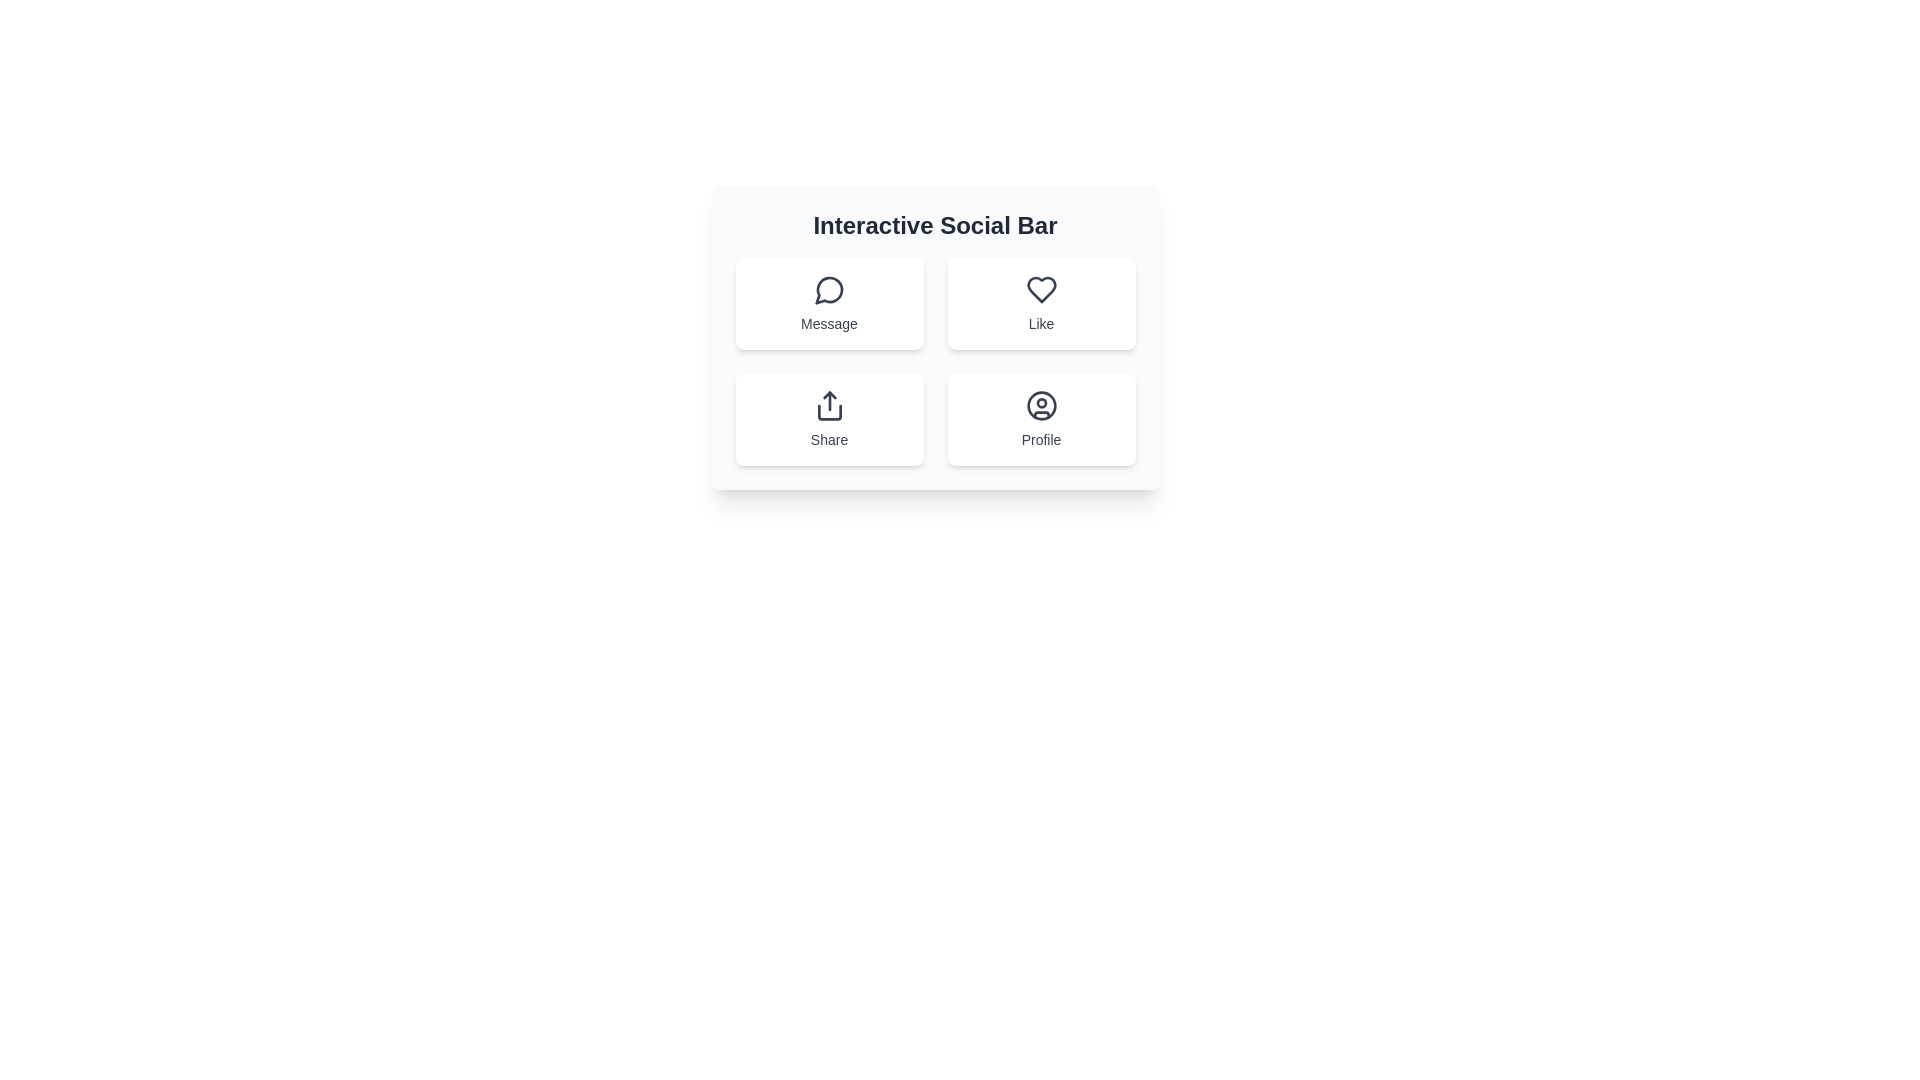  Describe the element at coordinates (829, 289) in the screenshot. I see `the circular speech bubble icon with a stroke outline located at the center-top of the 'Message' card` at that location.